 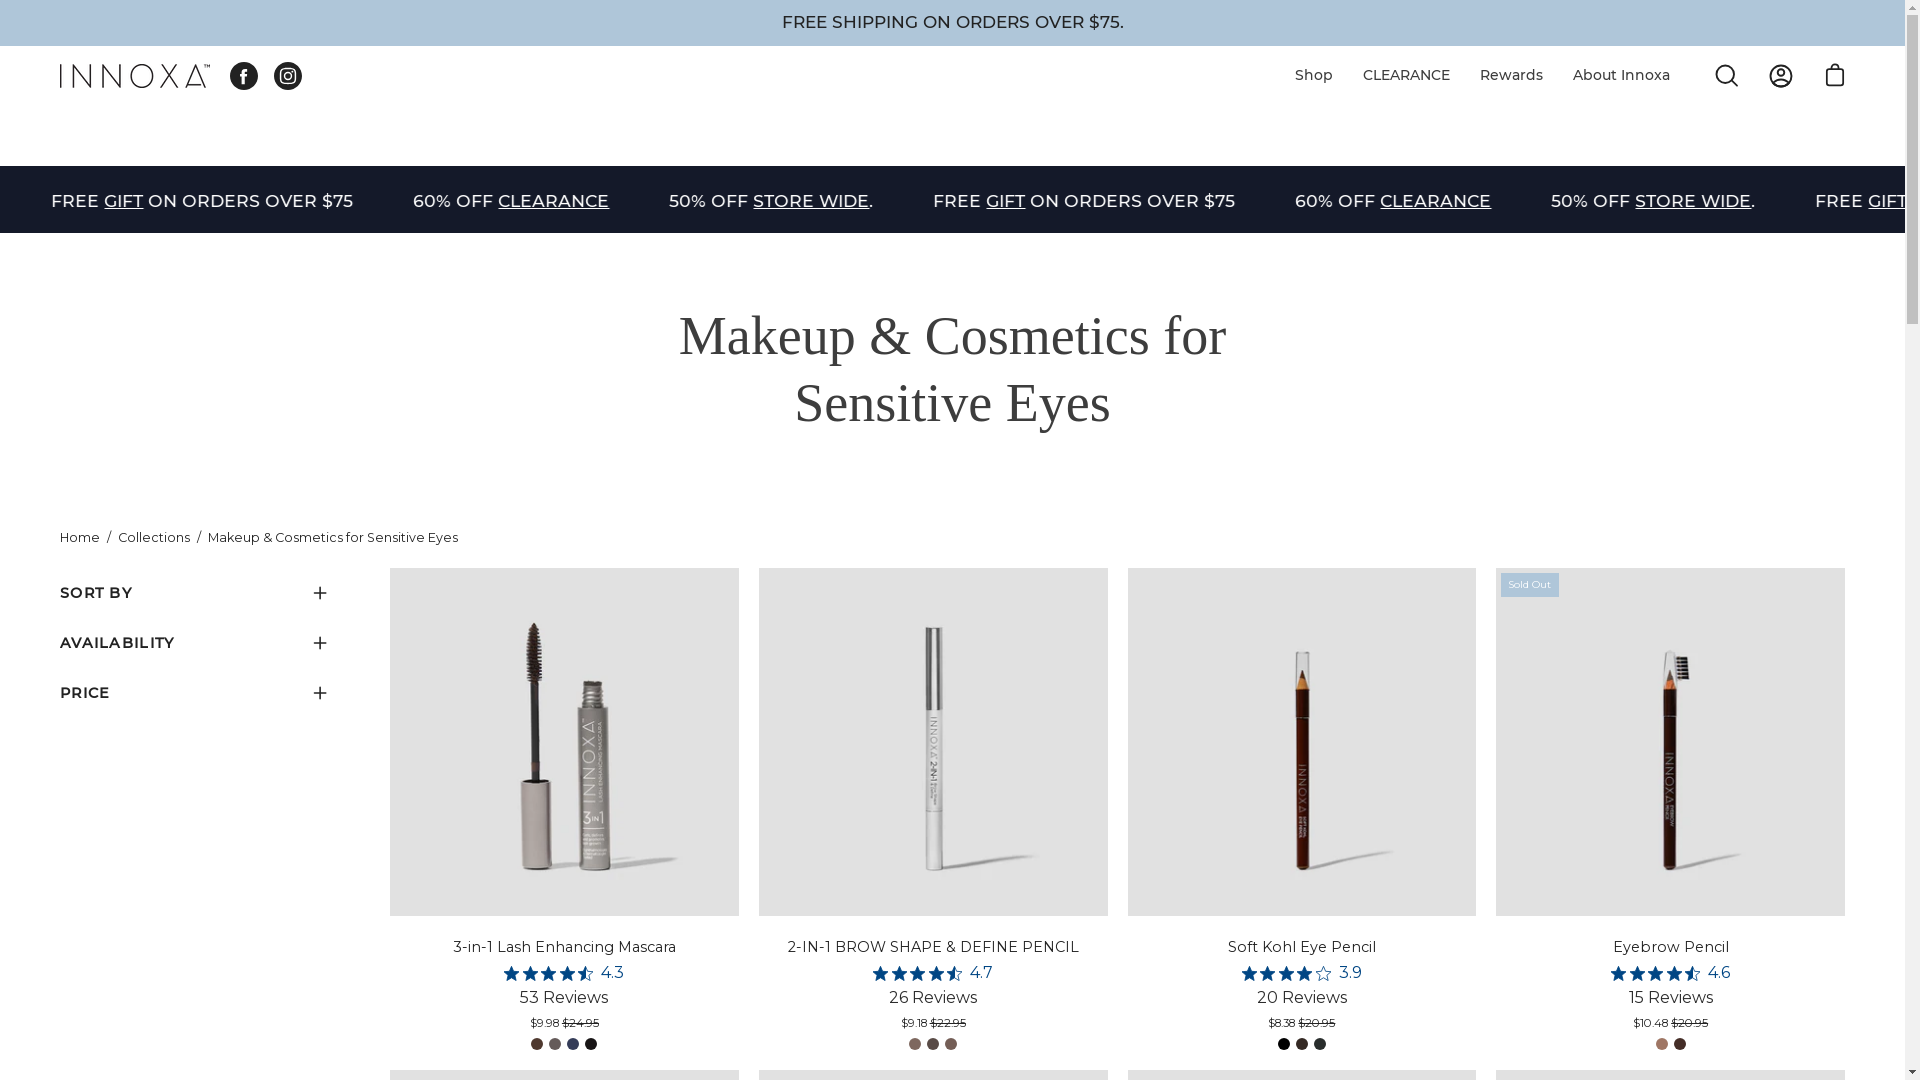 What do you see at coordinates (1670, 946) in the screenshot?
I see `'Eyebrow Pencil'` at bounding box center [1670, 946].